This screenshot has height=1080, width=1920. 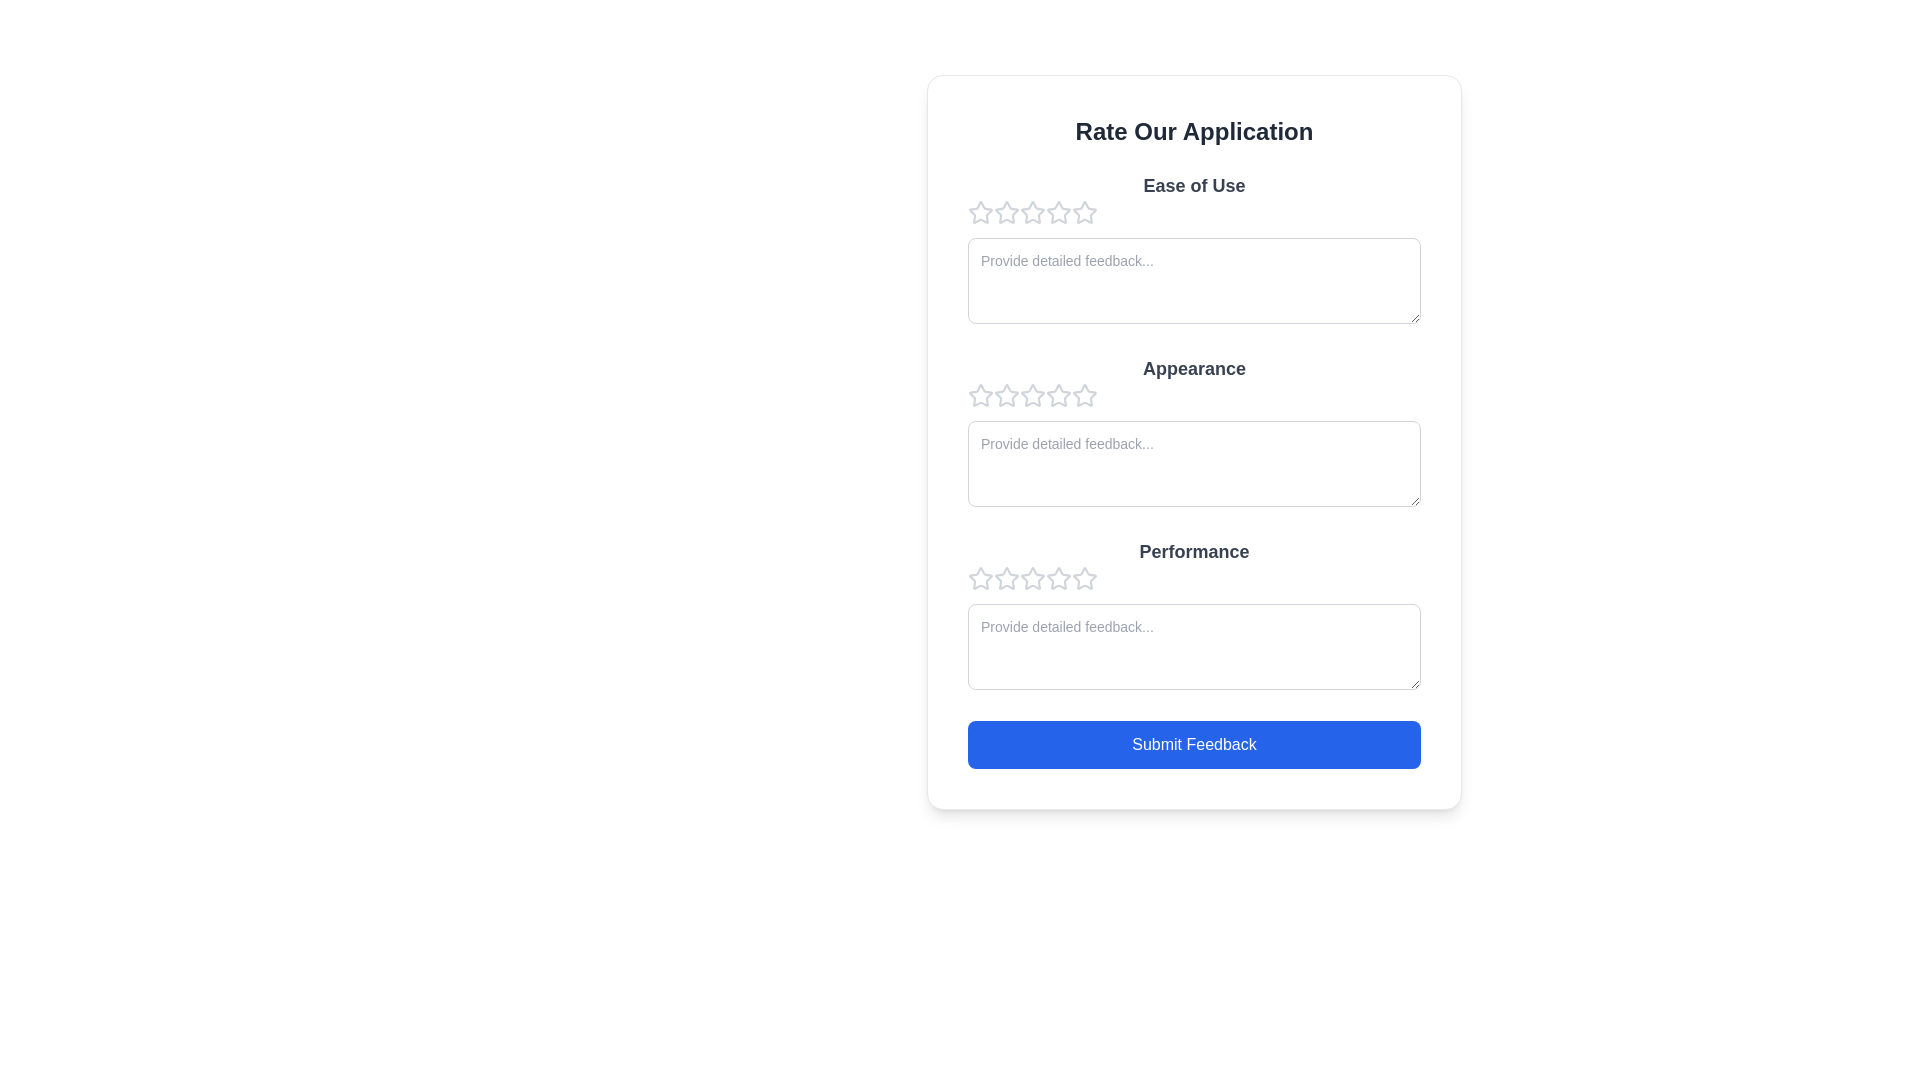 I want to click on the second star icon in the 'Appearance' rating component, so click(x=1032, y=394).